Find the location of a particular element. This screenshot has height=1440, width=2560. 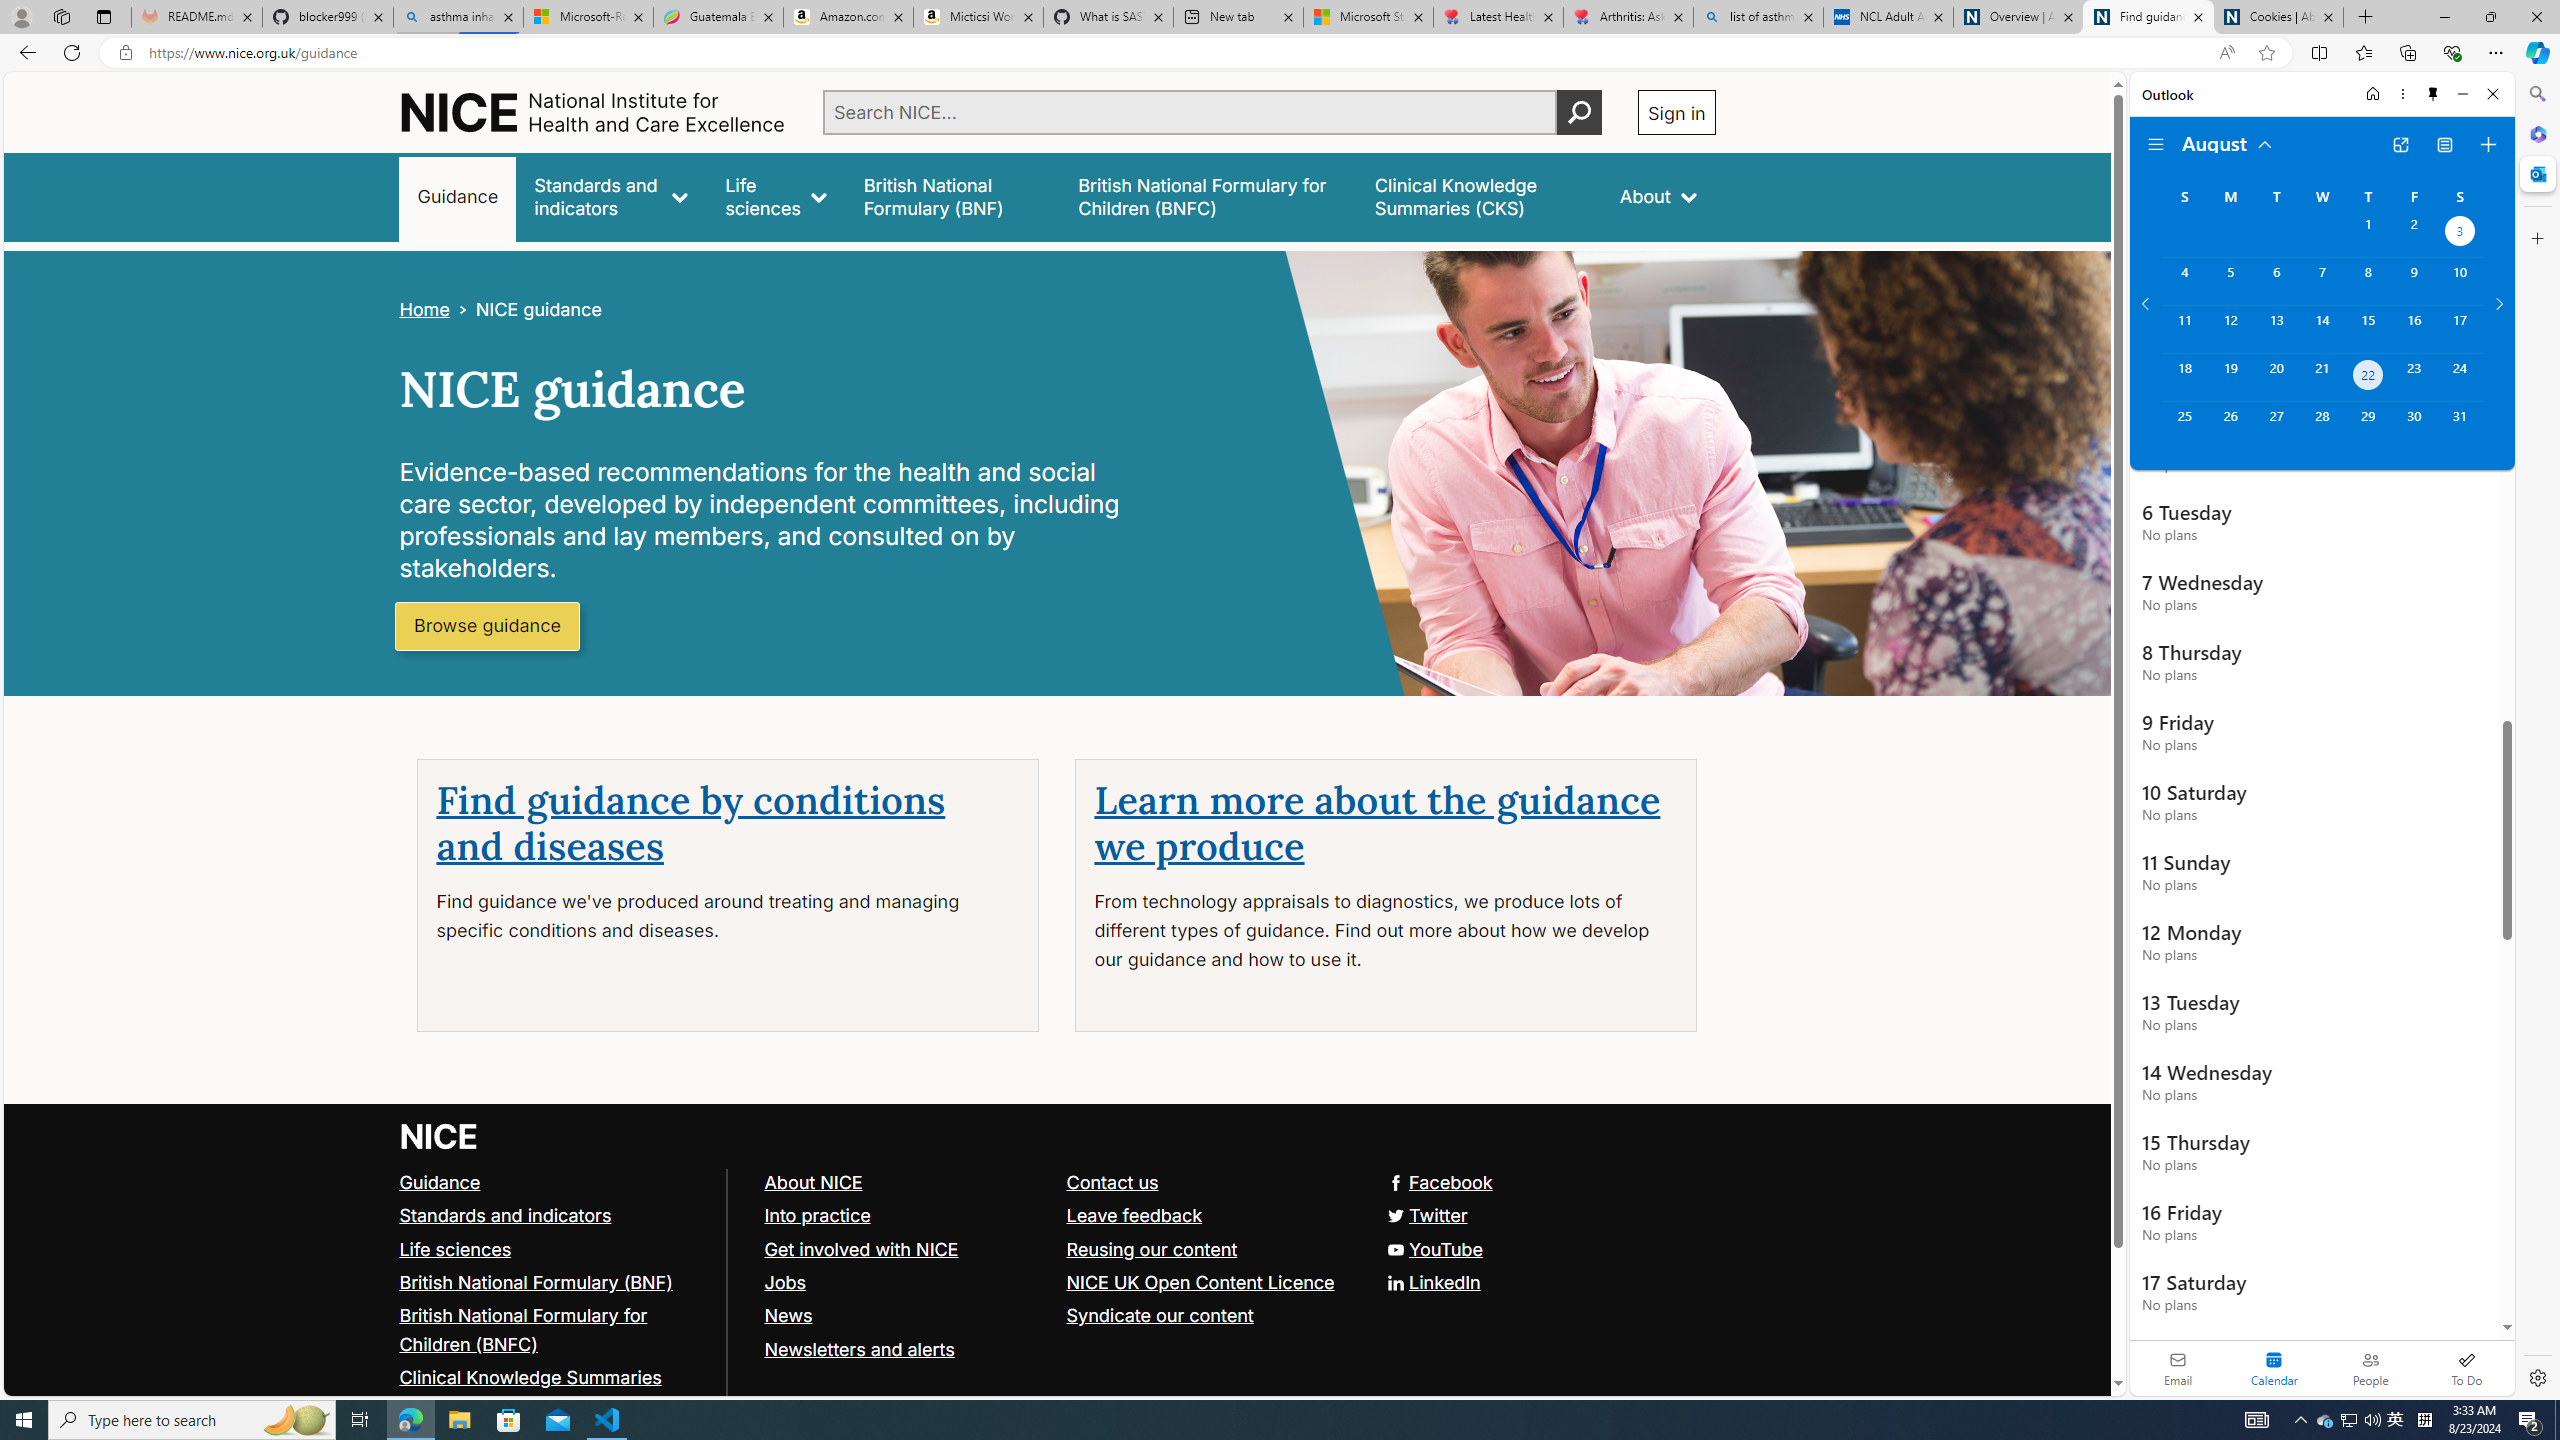

'Guidance' is located at coordinates (440, 1180).